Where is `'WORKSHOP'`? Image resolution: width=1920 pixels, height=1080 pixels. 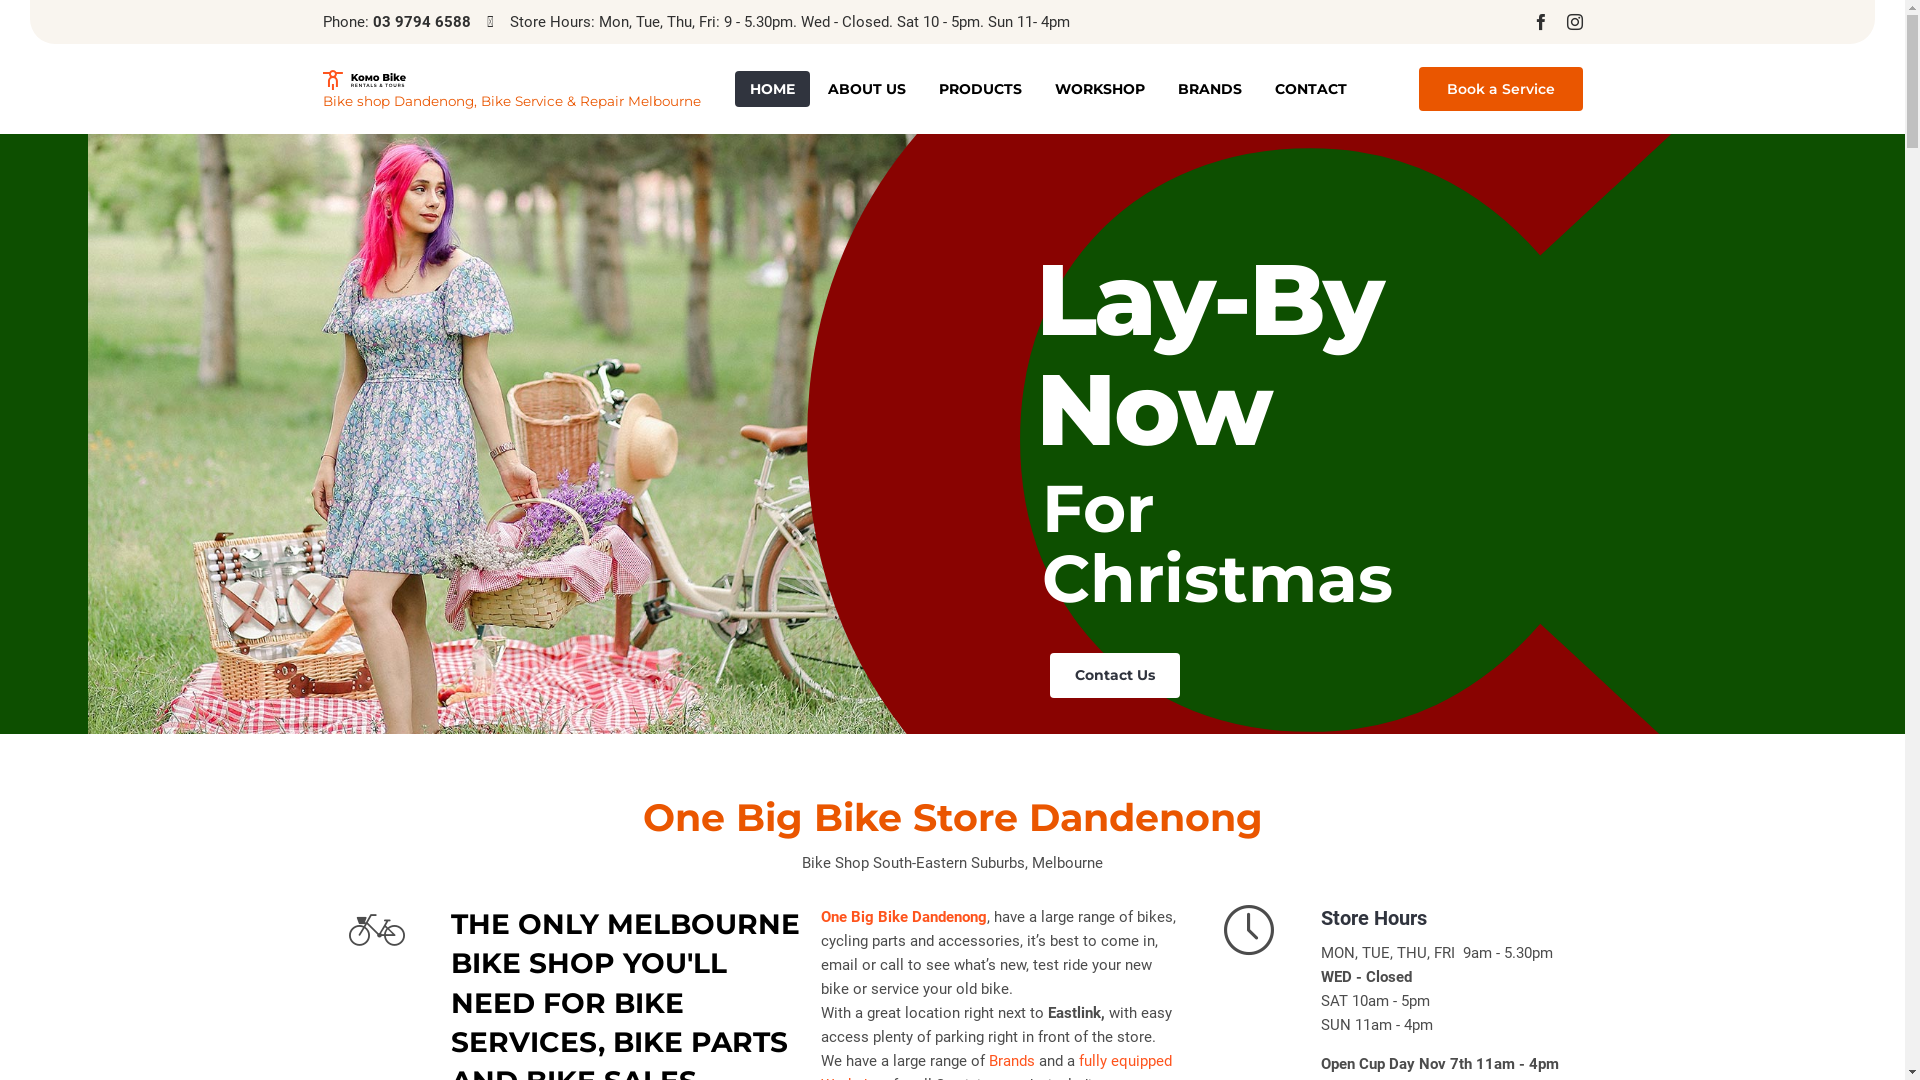
'WORKSHOP' is located at coordinates (1098, 87).